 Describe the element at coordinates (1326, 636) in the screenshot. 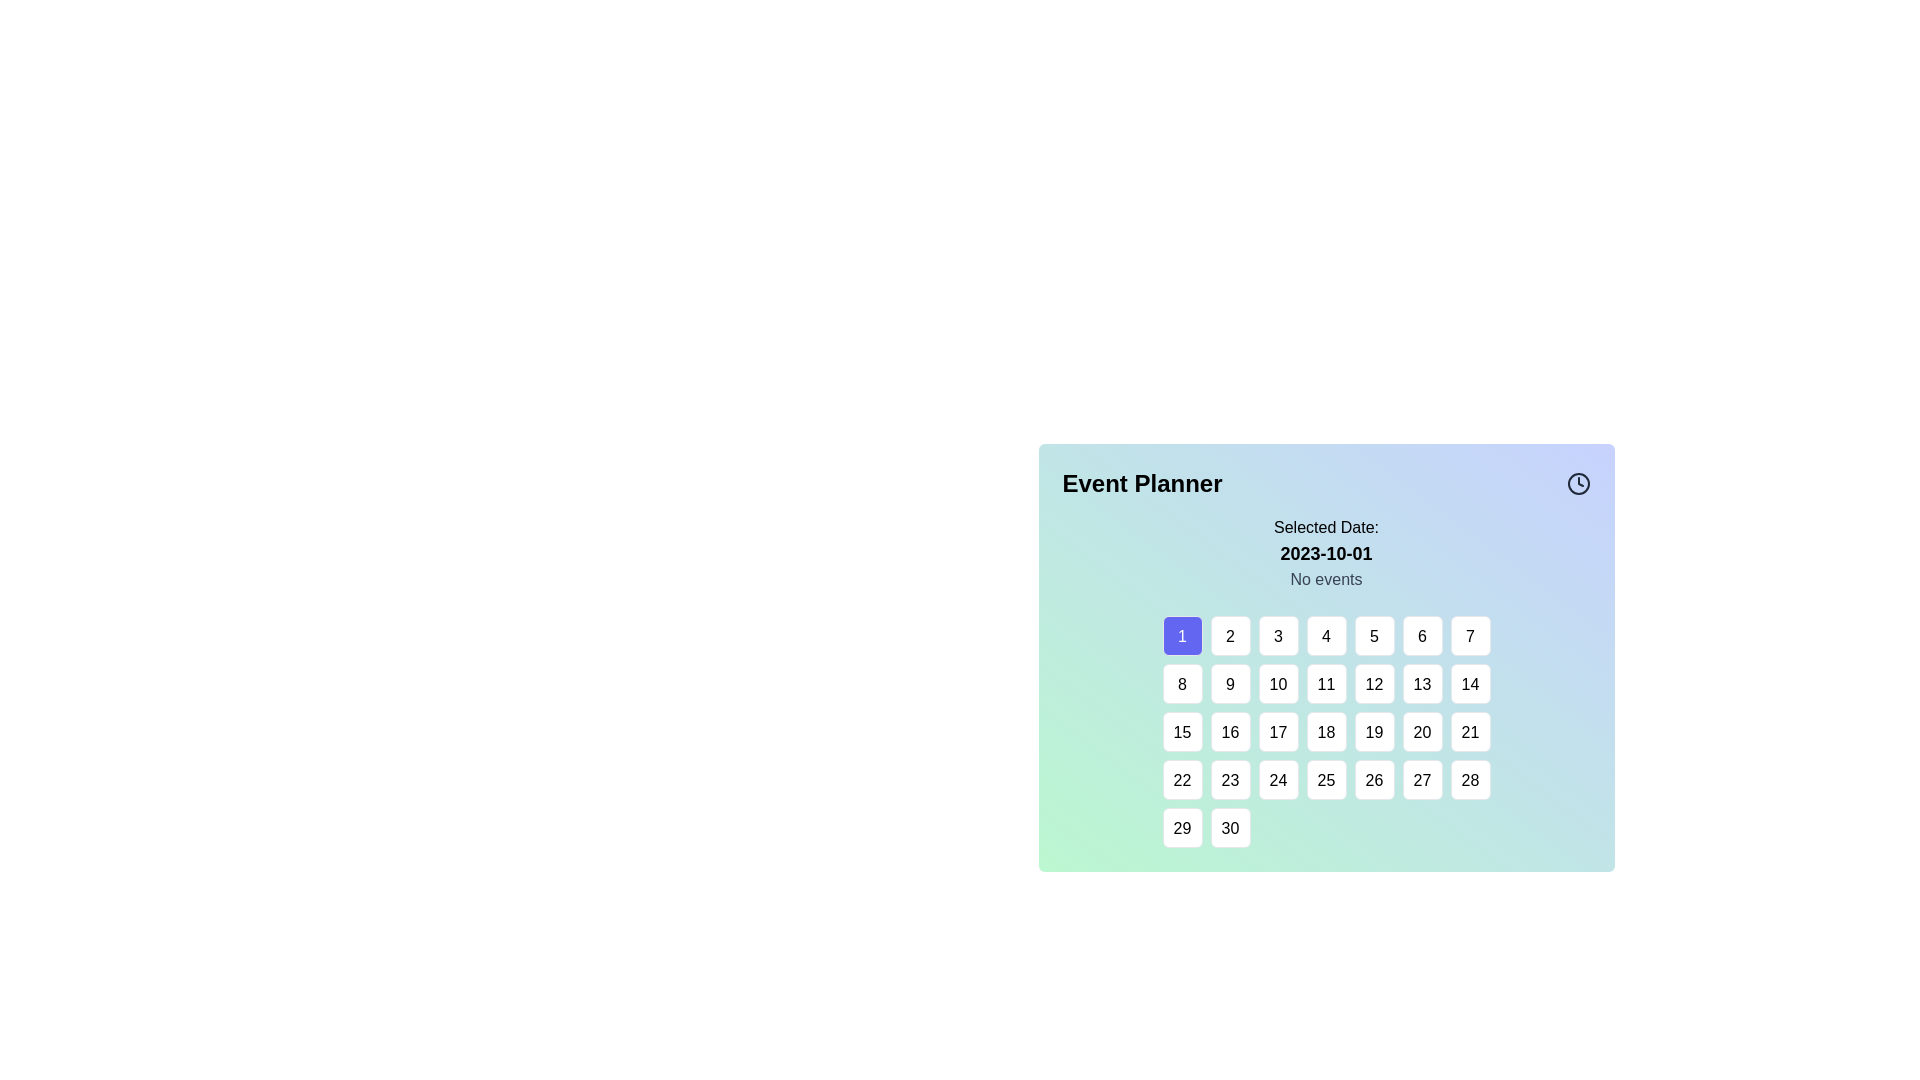

I see `the square button displaying the number '4' located in the first row and fourth column of the grid in the 'Event Planner' section` at that location.